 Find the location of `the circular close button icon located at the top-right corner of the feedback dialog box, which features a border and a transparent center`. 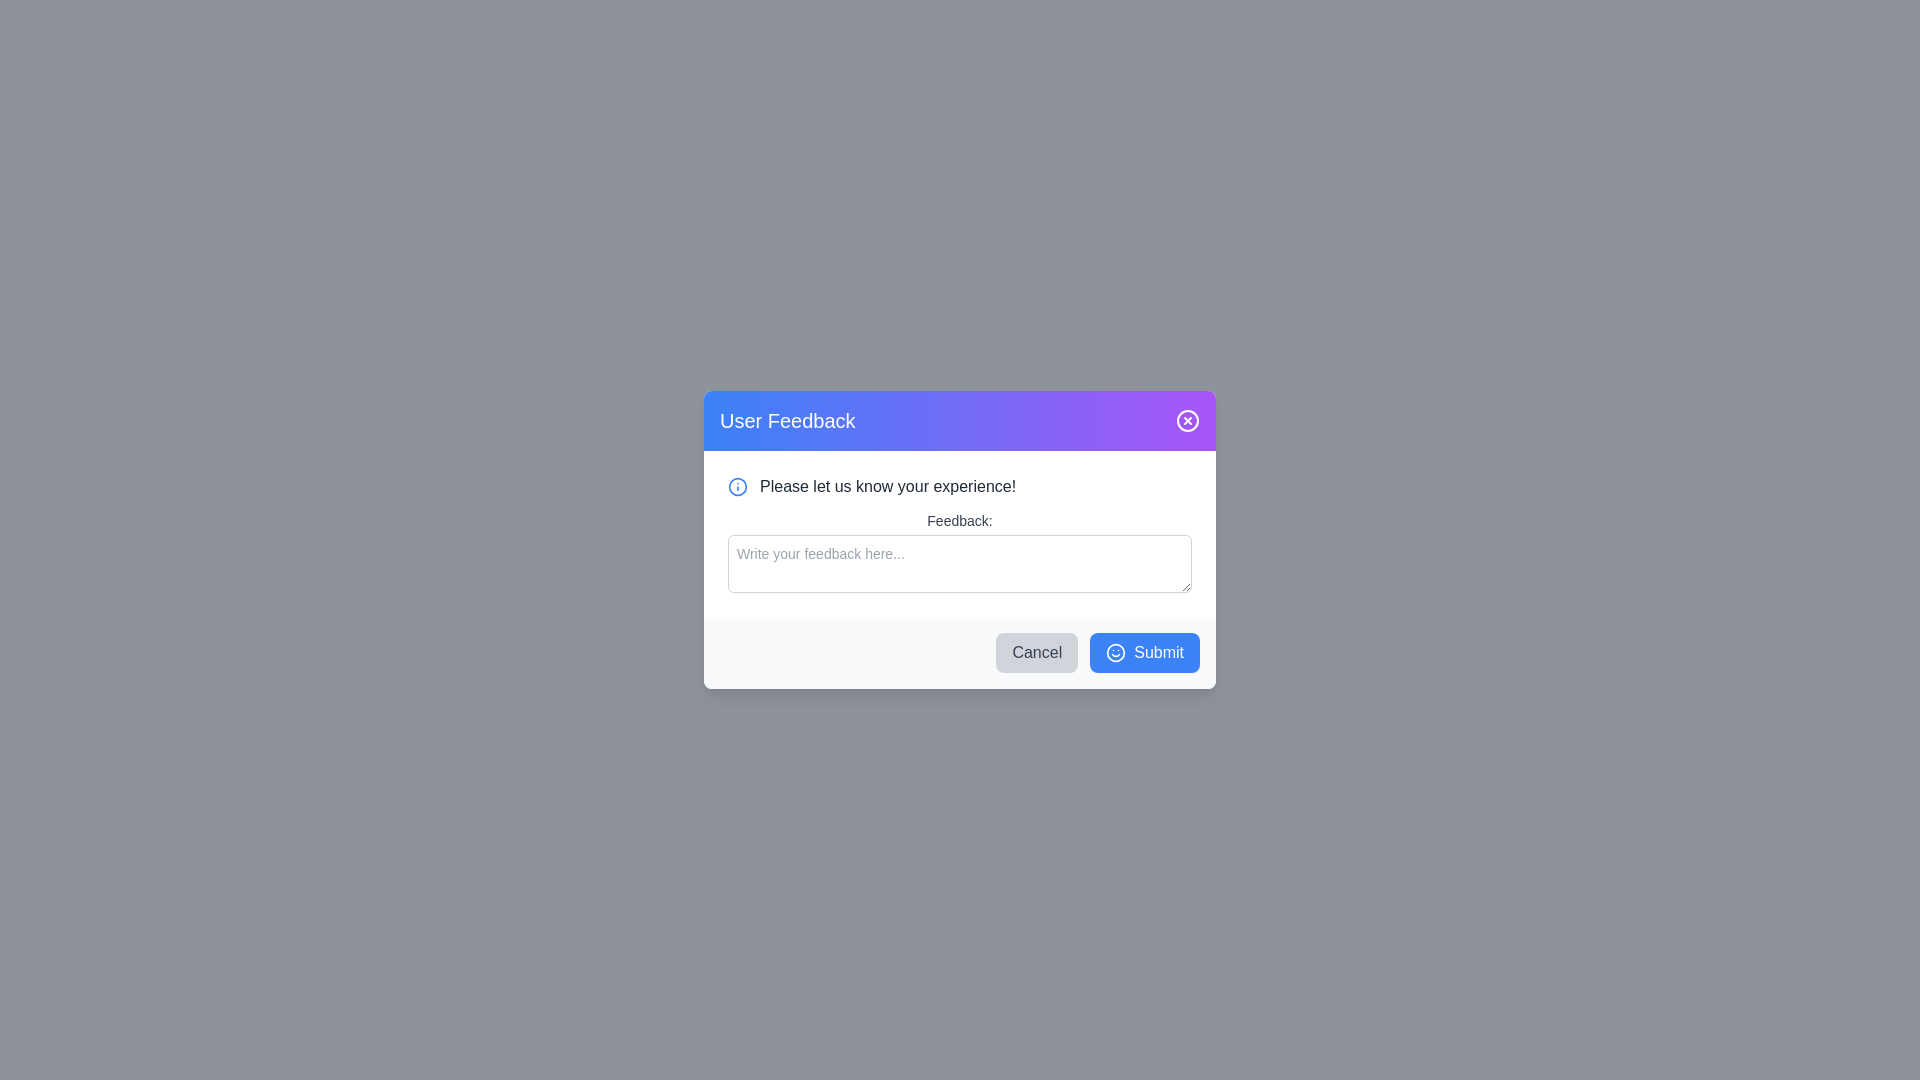

the circular close button icon located at the top-right corner of the feedback dialog box, which features a border and a transparent center is located at coordinates (1188, 419).